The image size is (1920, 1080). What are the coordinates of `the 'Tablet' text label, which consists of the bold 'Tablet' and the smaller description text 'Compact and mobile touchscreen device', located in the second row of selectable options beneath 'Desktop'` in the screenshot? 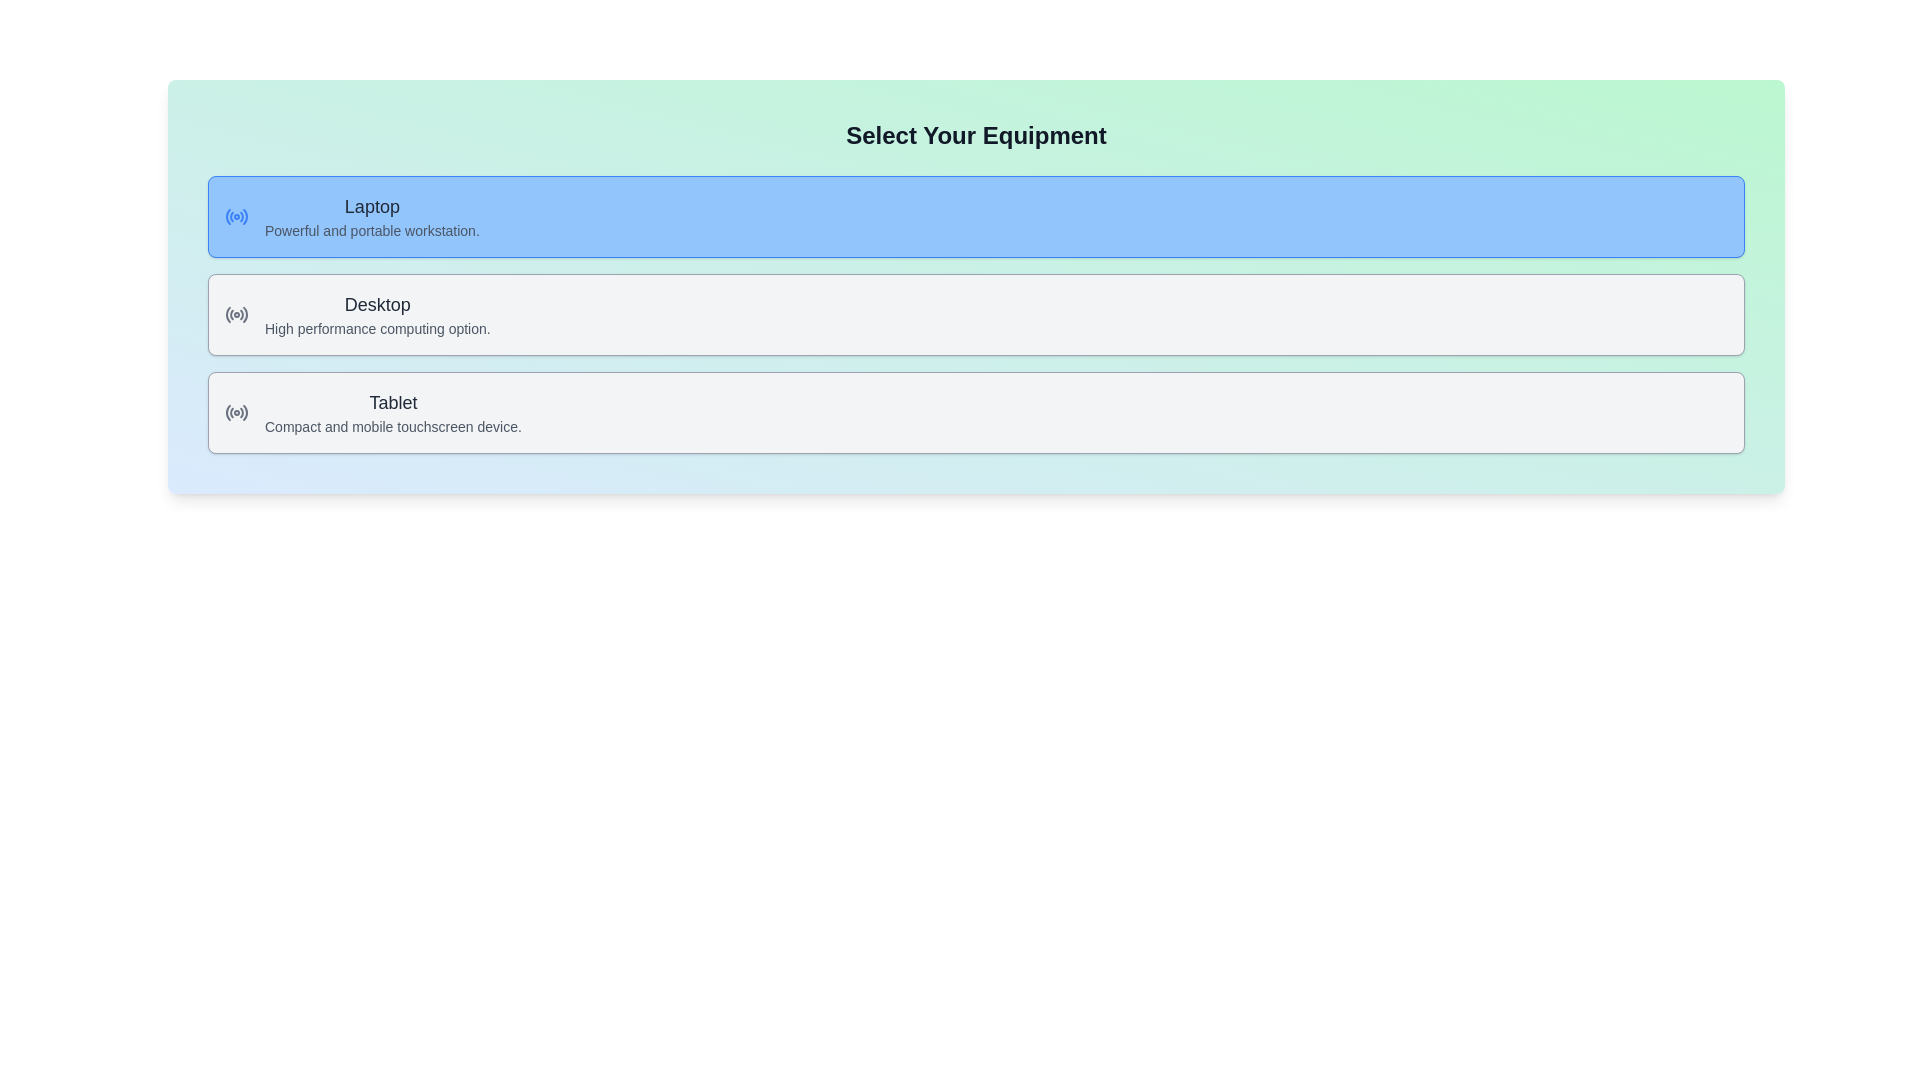 It's located at (393, 411).